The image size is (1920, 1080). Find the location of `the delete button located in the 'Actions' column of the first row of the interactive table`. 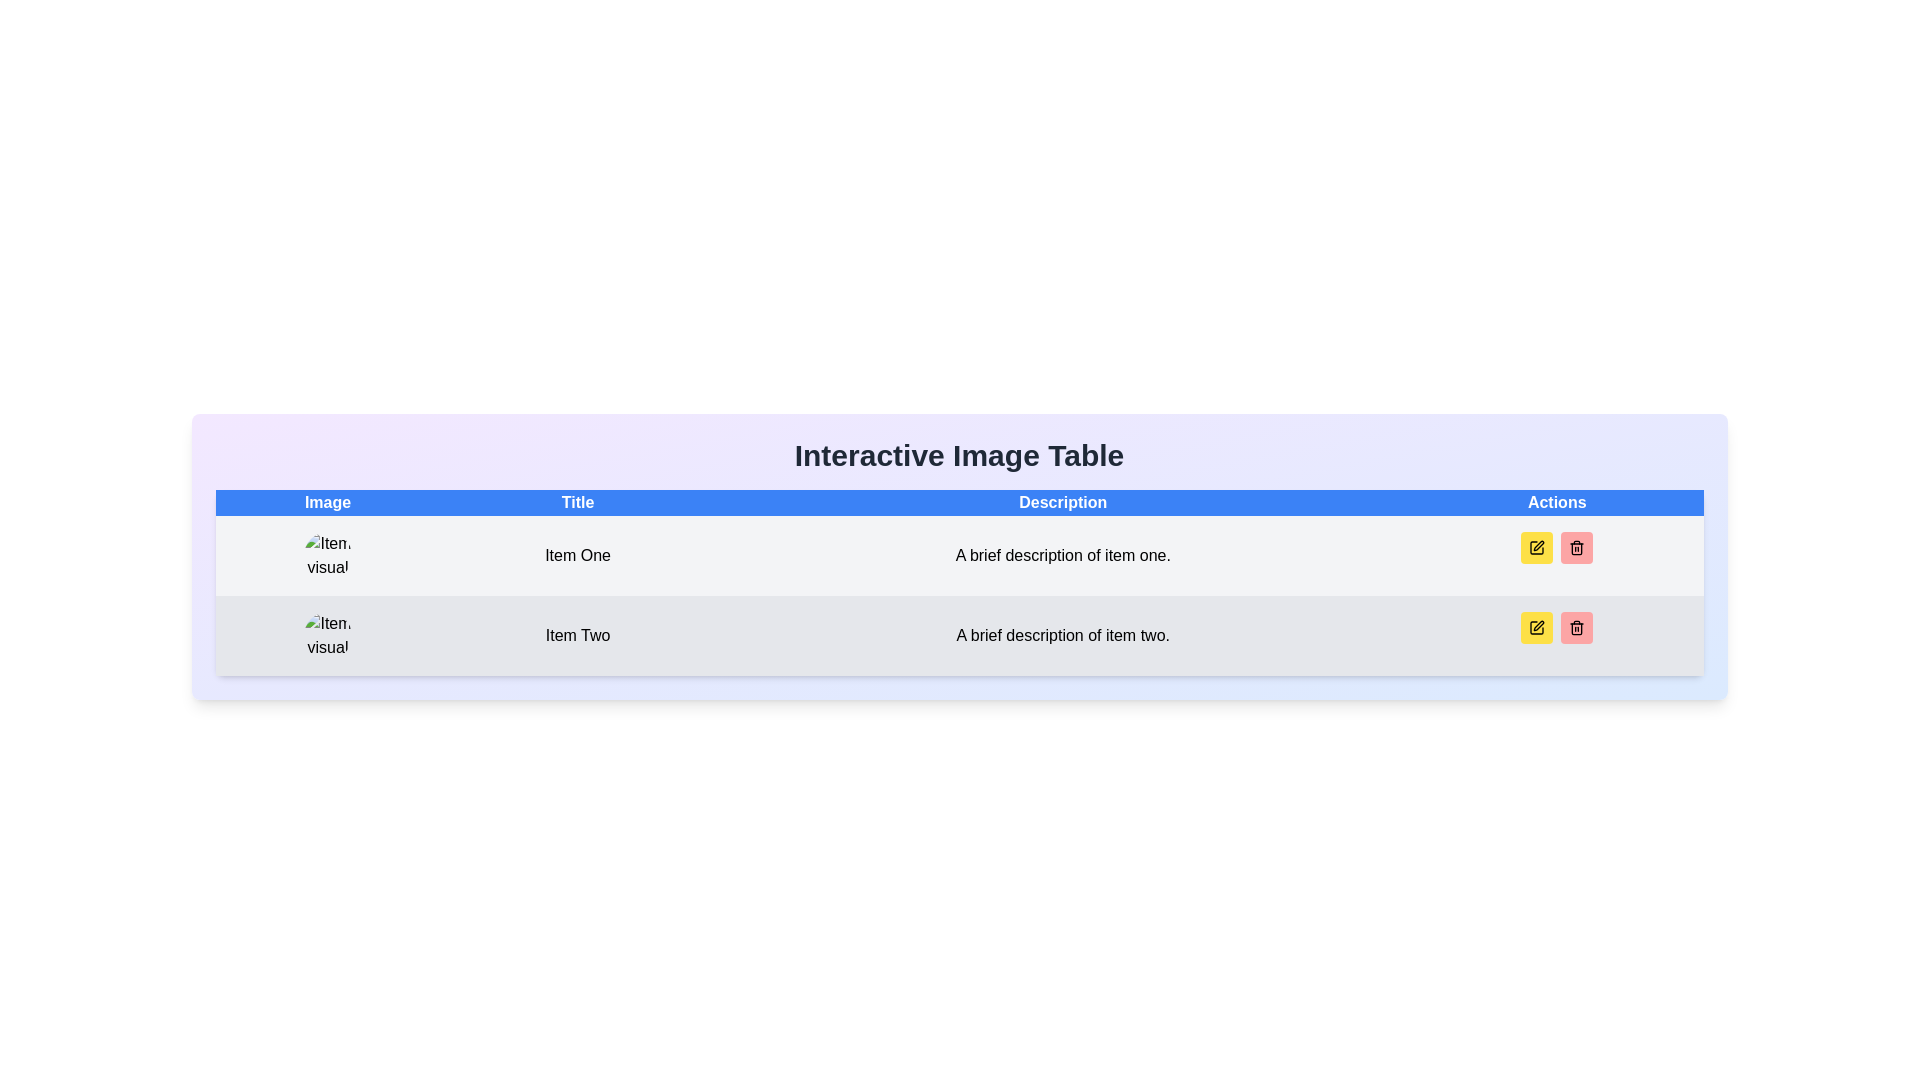

the delete button located in the 'Actions' column of the first row of the interactive table is located at coordinates (1555, 547).